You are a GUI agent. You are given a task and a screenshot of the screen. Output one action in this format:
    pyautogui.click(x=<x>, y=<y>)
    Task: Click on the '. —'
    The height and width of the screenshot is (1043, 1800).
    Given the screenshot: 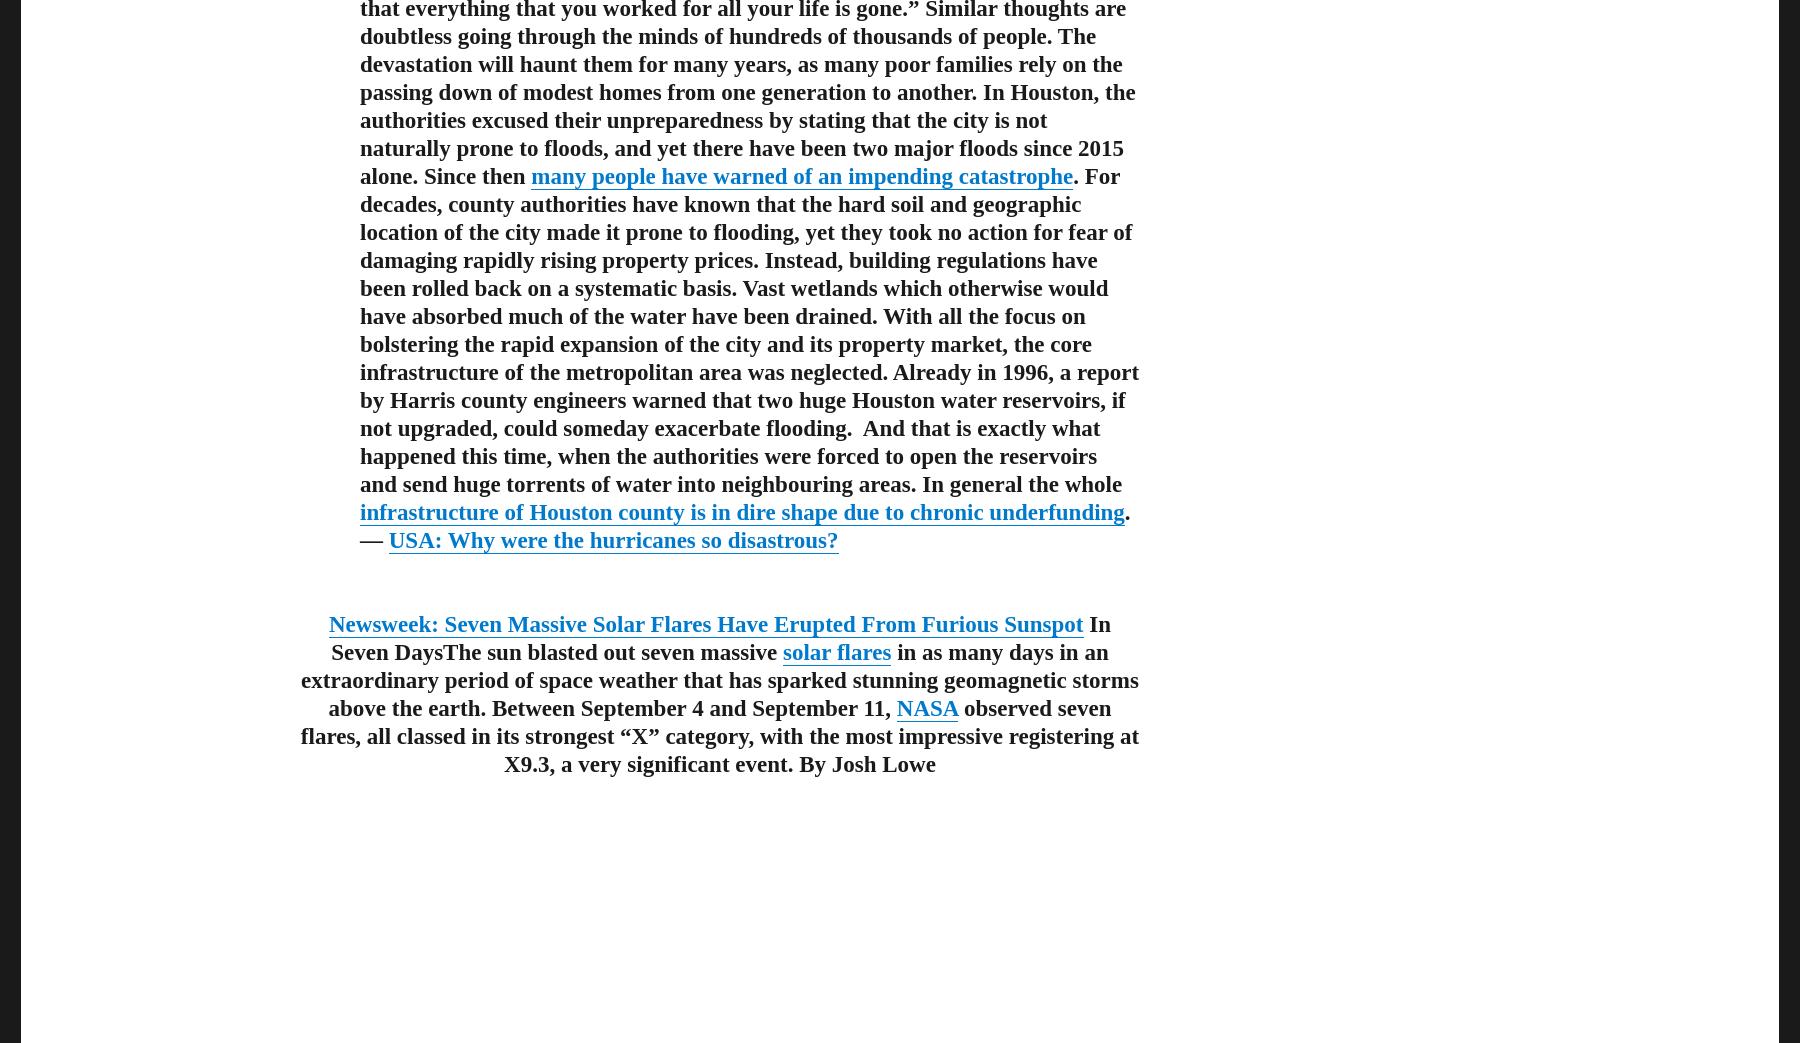 What is the action you would take?
    pyautogui.click(x=744, y=525)
    